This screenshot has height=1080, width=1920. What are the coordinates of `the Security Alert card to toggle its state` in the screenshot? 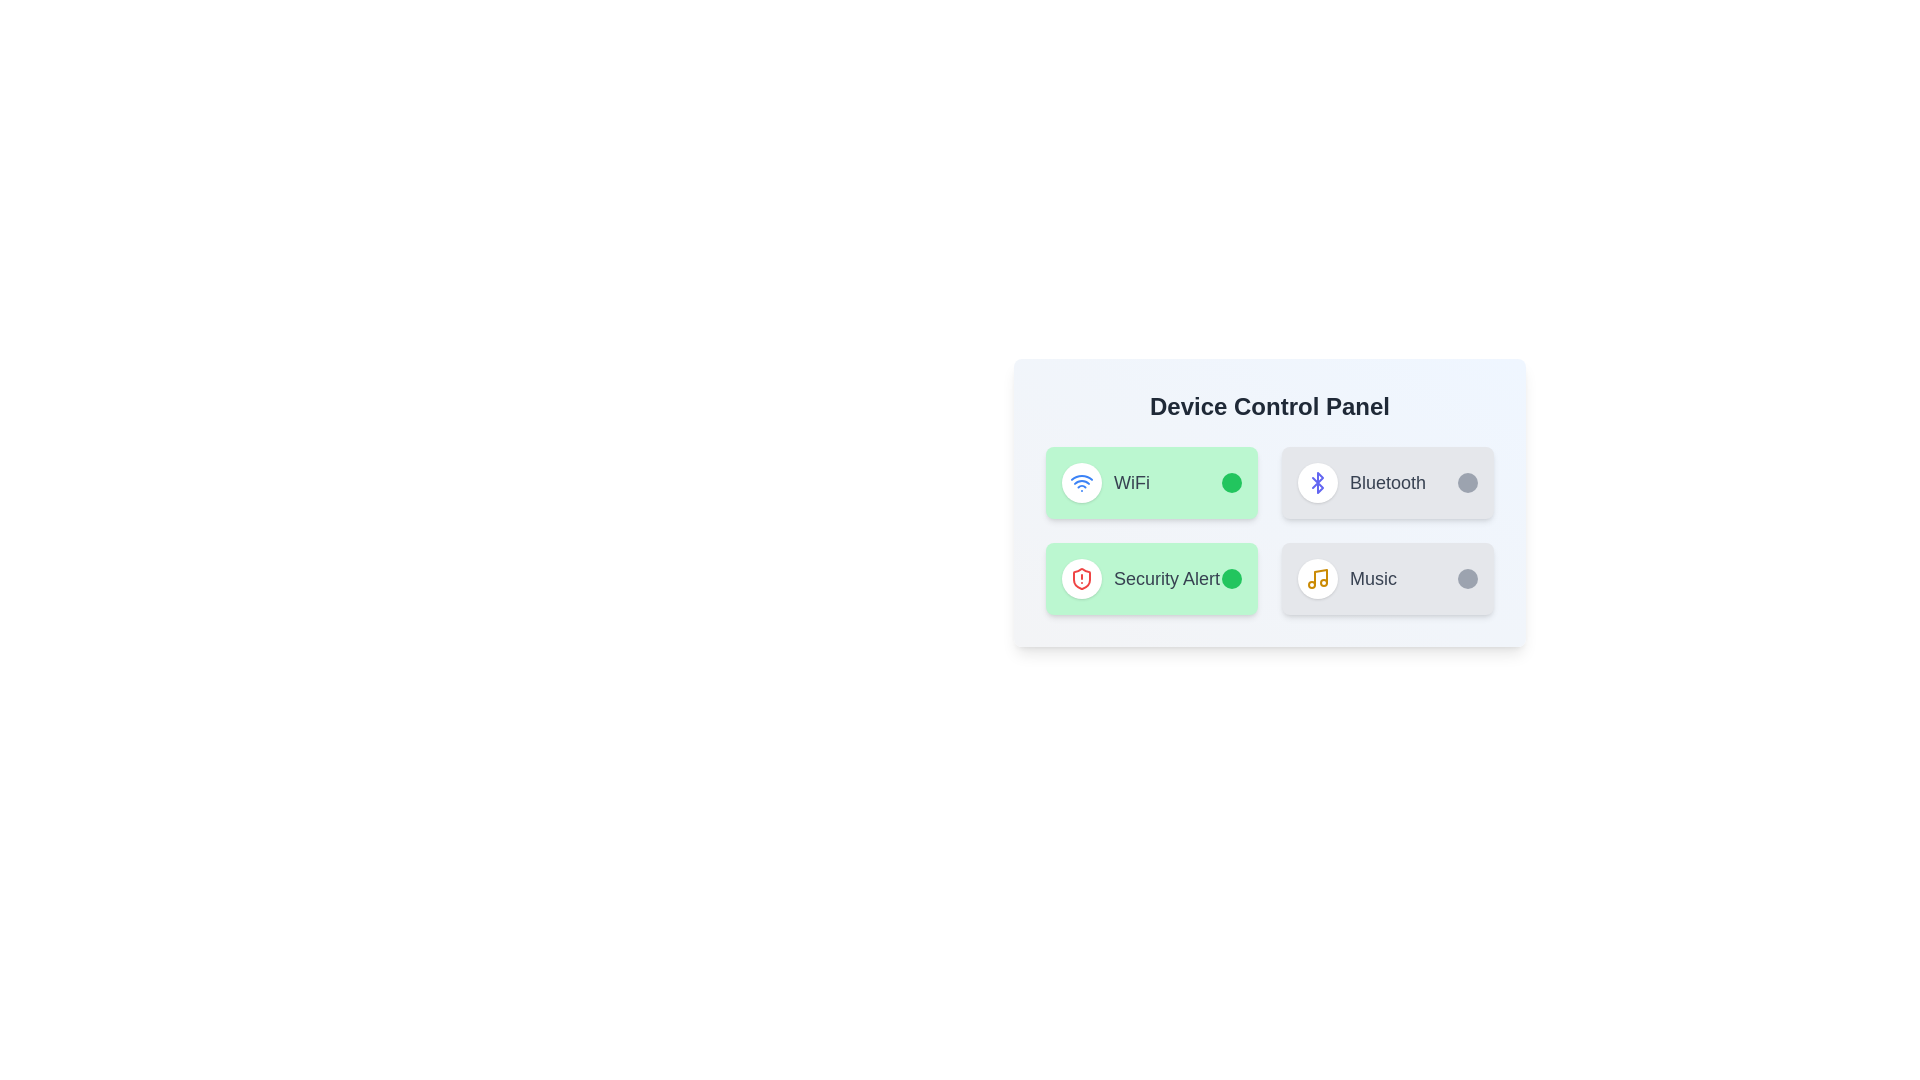 It's located at (1152, 578).